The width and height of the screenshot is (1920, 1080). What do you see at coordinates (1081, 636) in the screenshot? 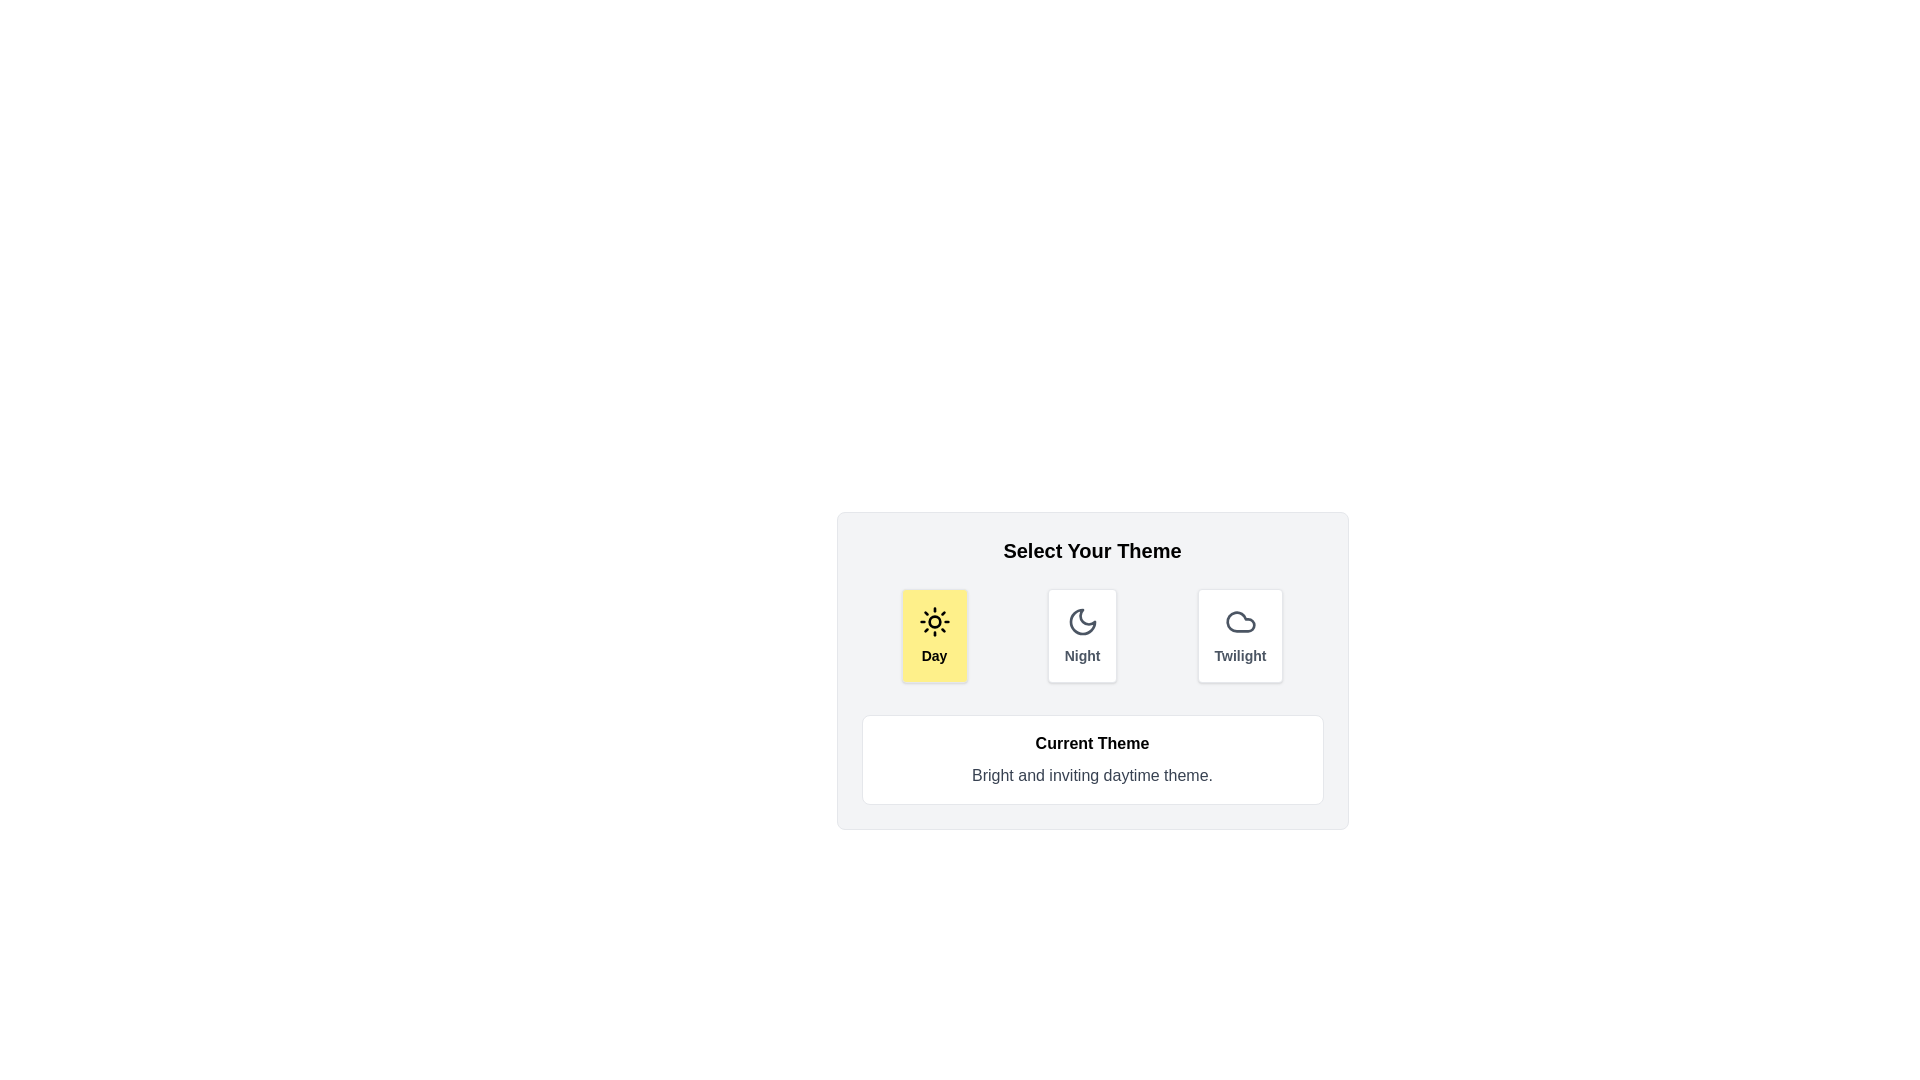
I see `the theme button corresponding to Night` at bounding box center [1081, 636].